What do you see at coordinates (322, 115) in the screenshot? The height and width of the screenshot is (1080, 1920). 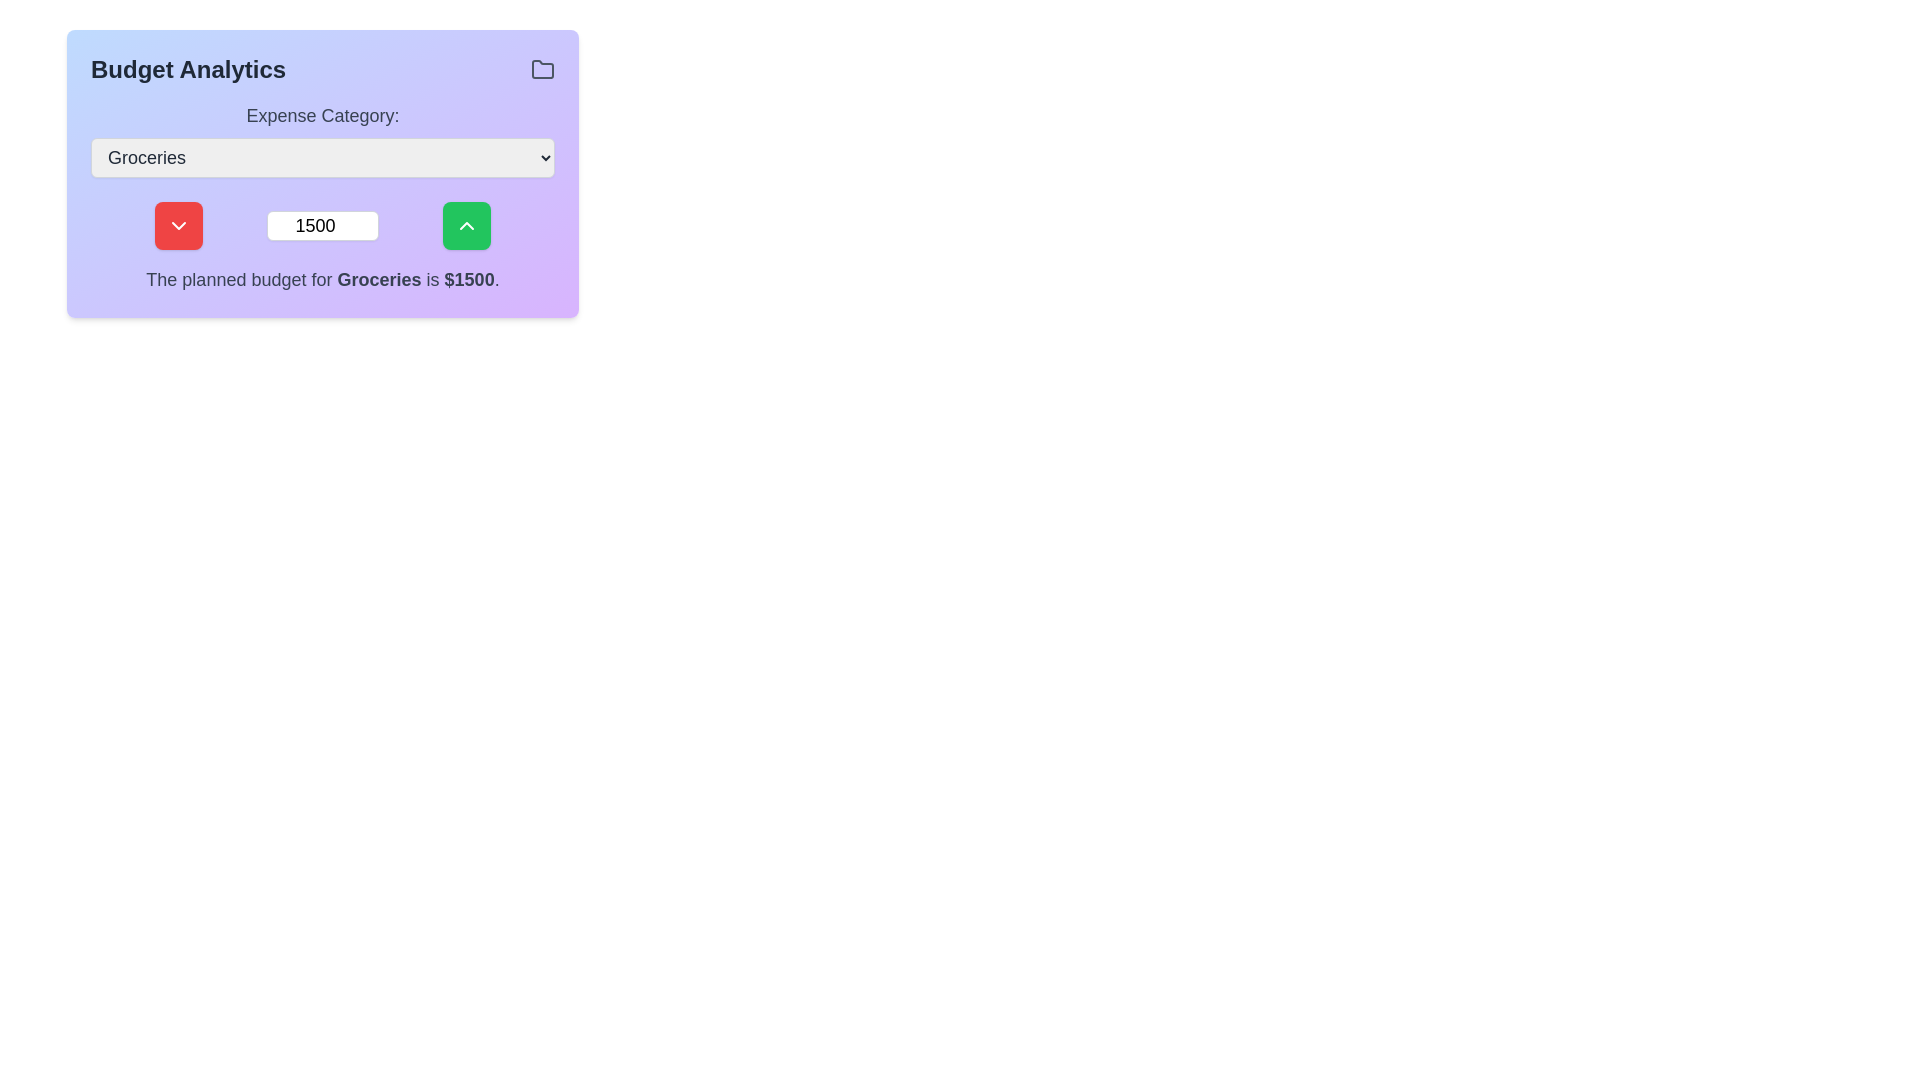 I see `the text label displaying 'Expense Category:' which is styled with a large font size and gray color, located below the 'Budget Analytics' header and above the dropdown field` at bounding box center [322, 115].